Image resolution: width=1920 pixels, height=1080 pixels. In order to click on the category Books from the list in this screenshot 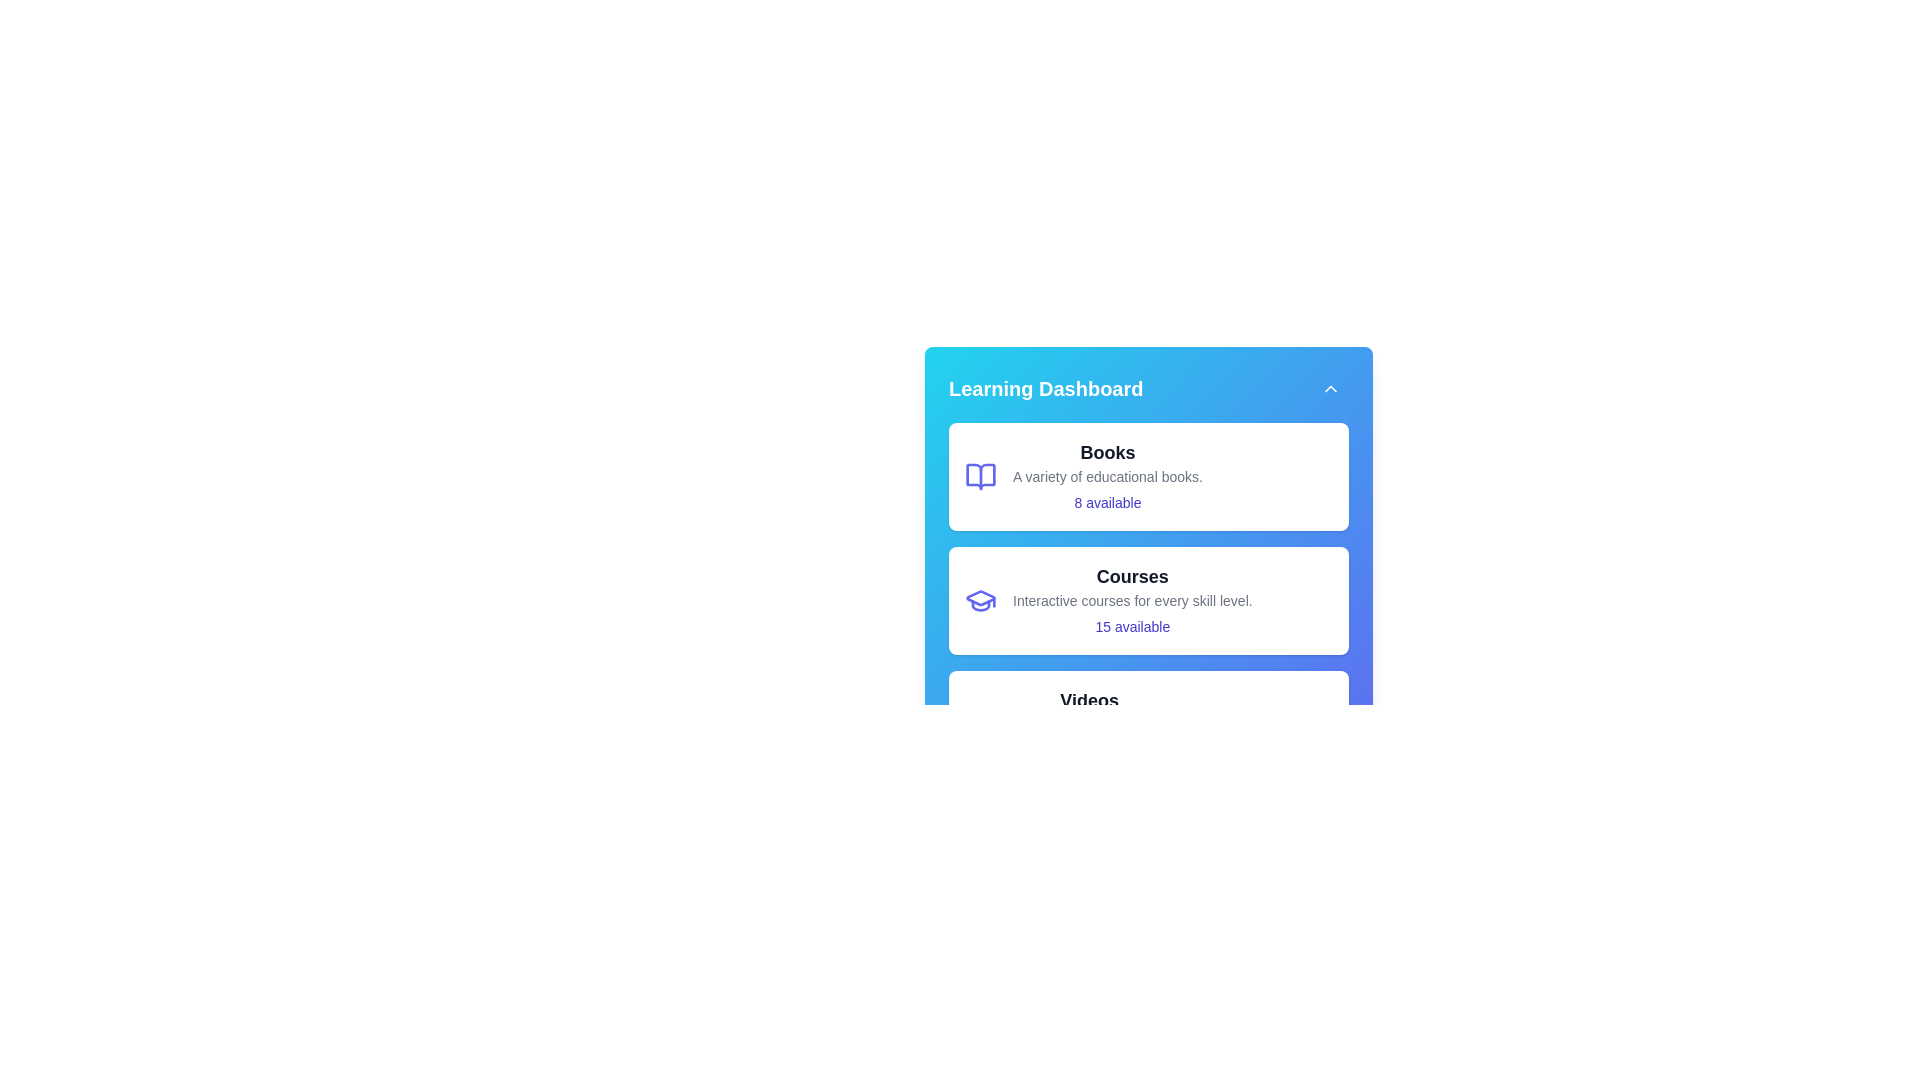, I will do `click(1148, 477)`.